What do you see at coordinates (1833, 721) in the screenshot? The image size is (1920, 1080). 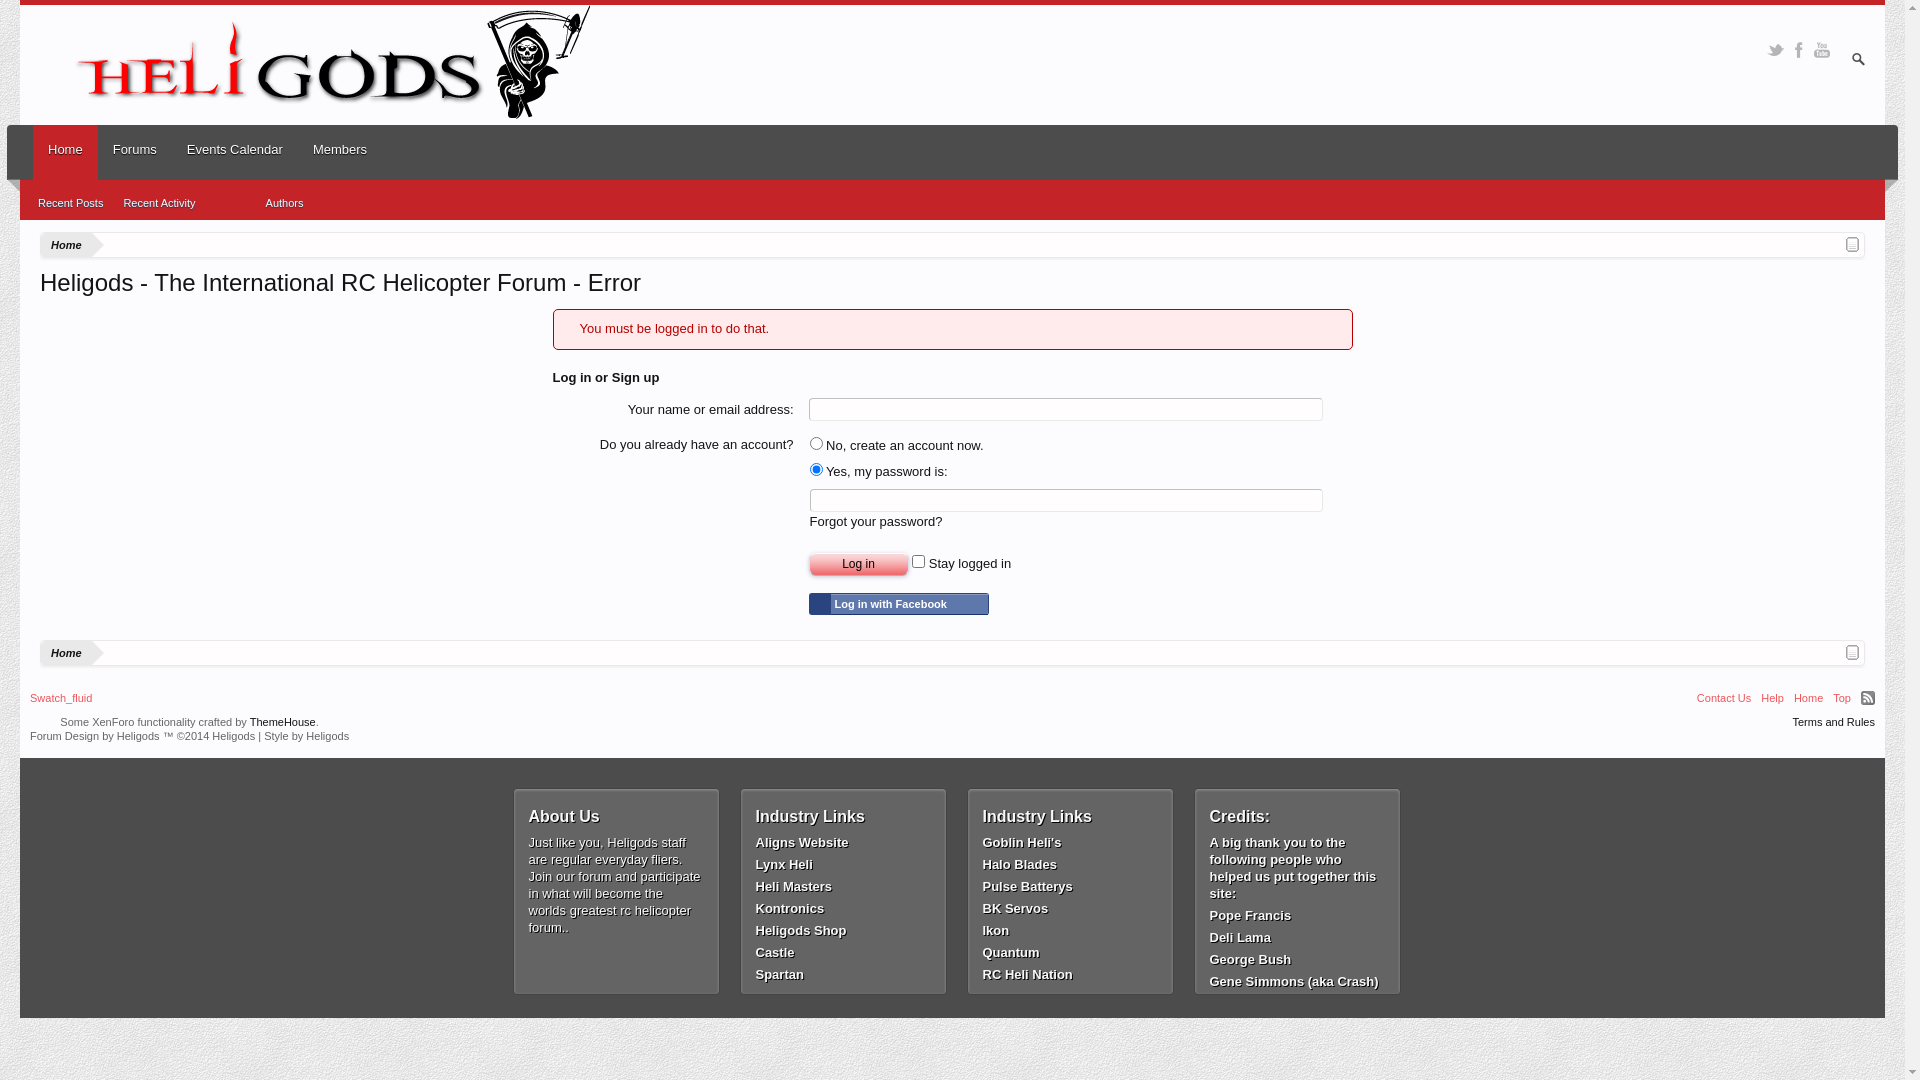 I see `'Terms and Rules'` at bounding box center [1833, 721].